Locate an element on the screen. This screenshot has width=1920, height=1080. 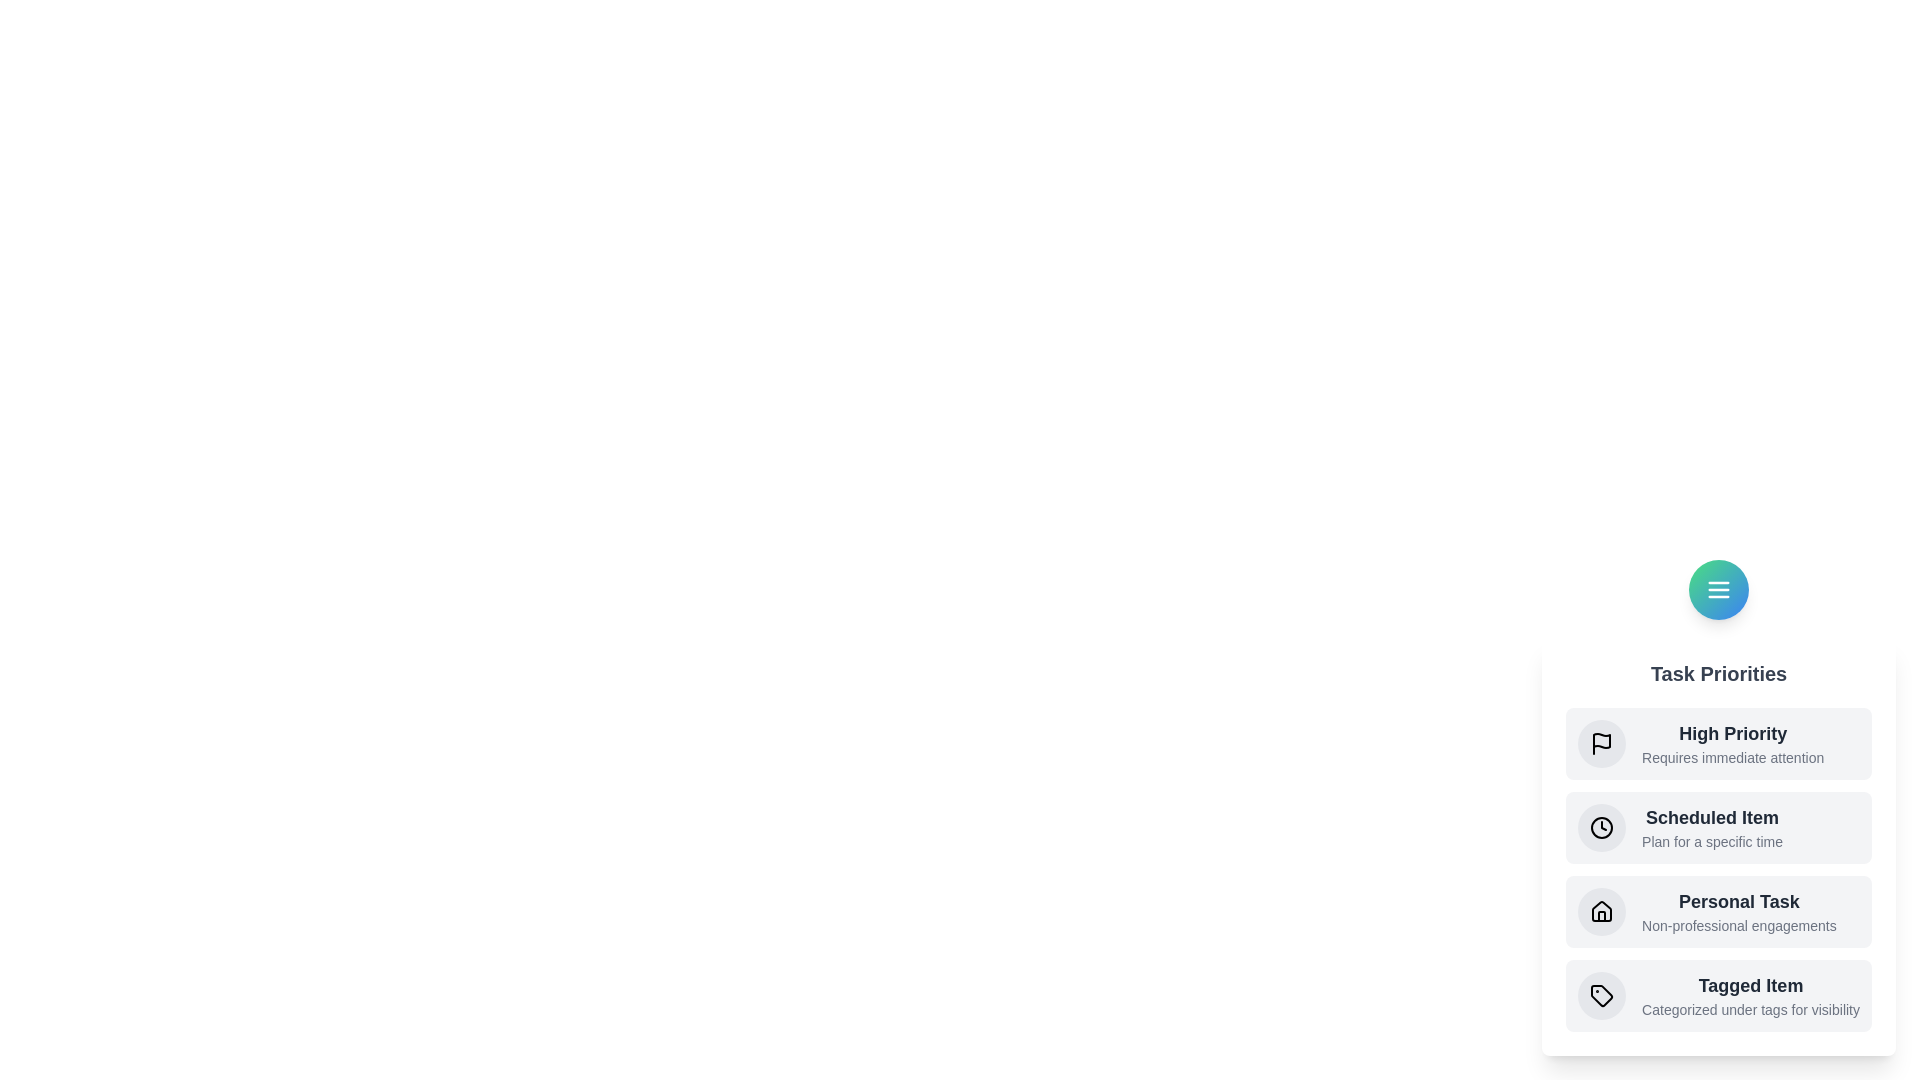
the specified element: floating_button is located at coordinates (1717, 589).